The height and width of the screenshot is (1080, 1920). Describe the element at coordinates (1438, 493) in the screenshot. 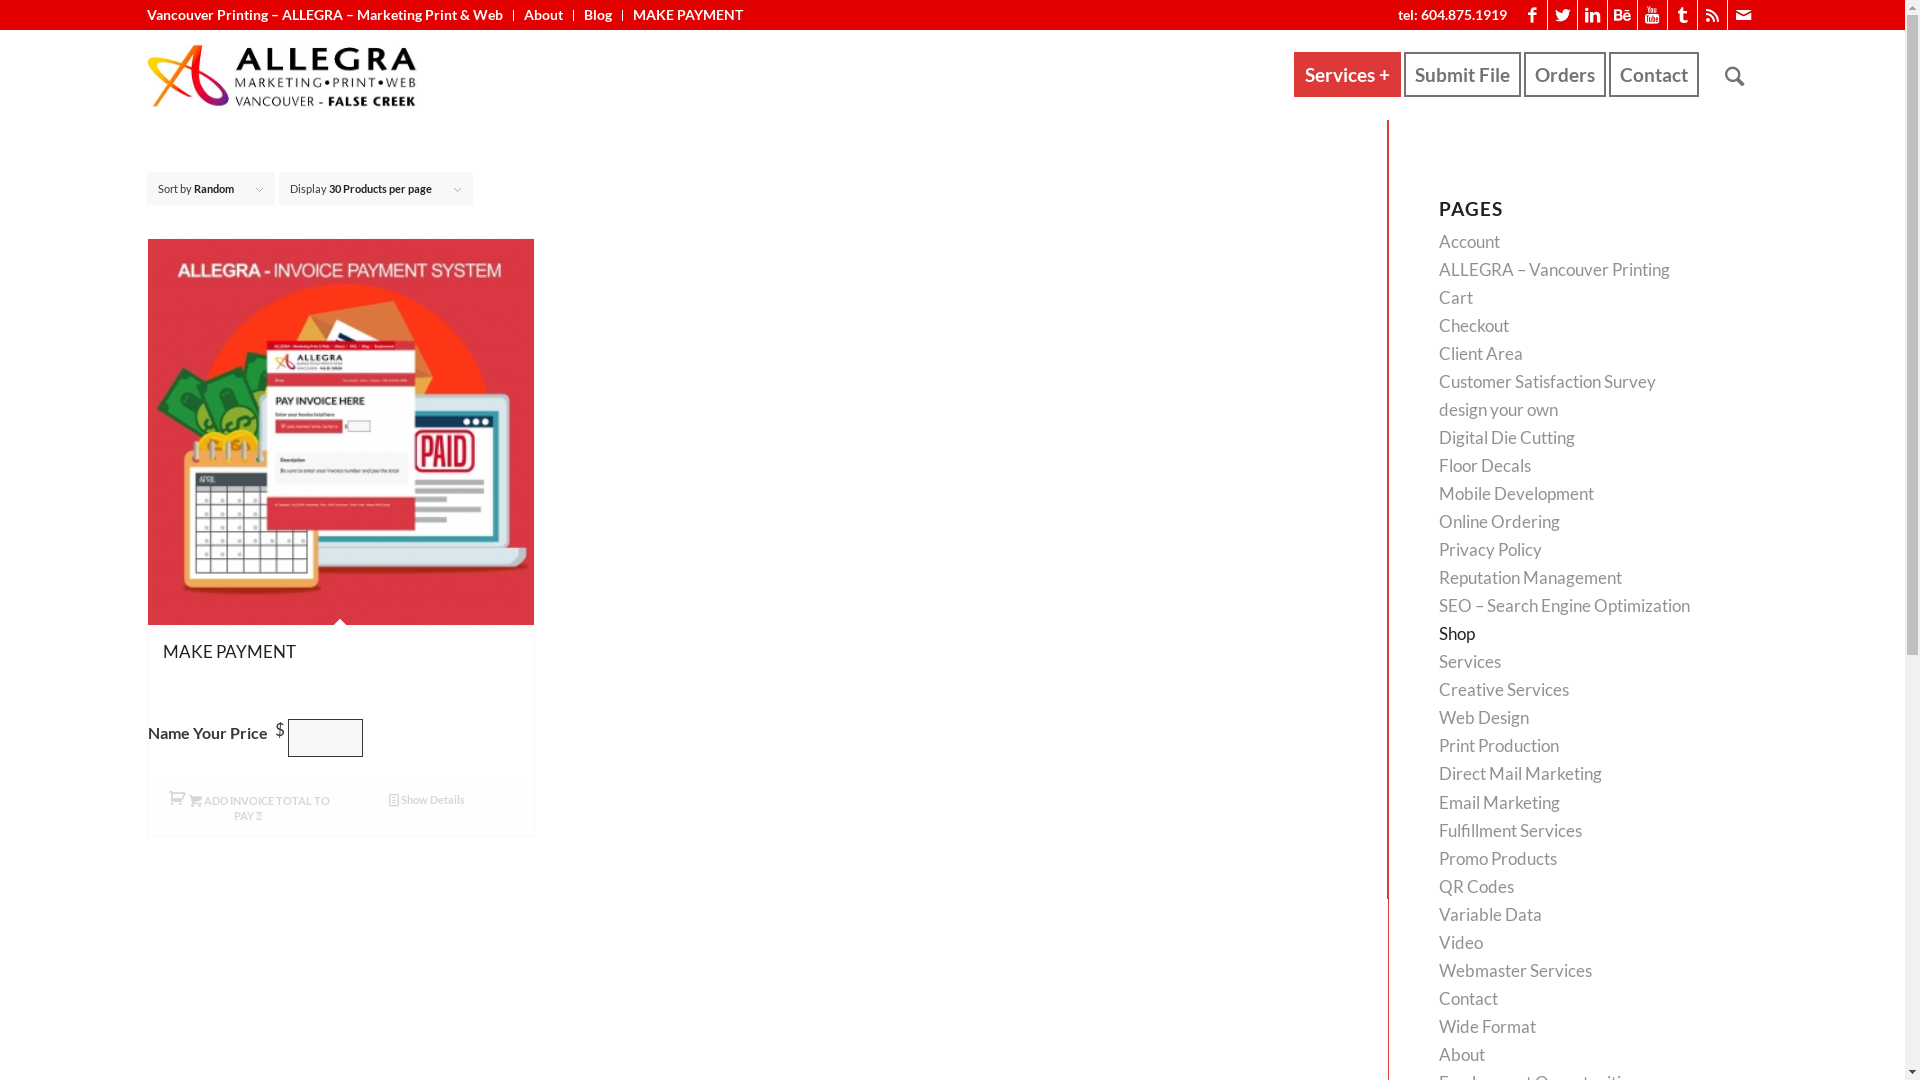

I see `'Mobile Development'` at that location.